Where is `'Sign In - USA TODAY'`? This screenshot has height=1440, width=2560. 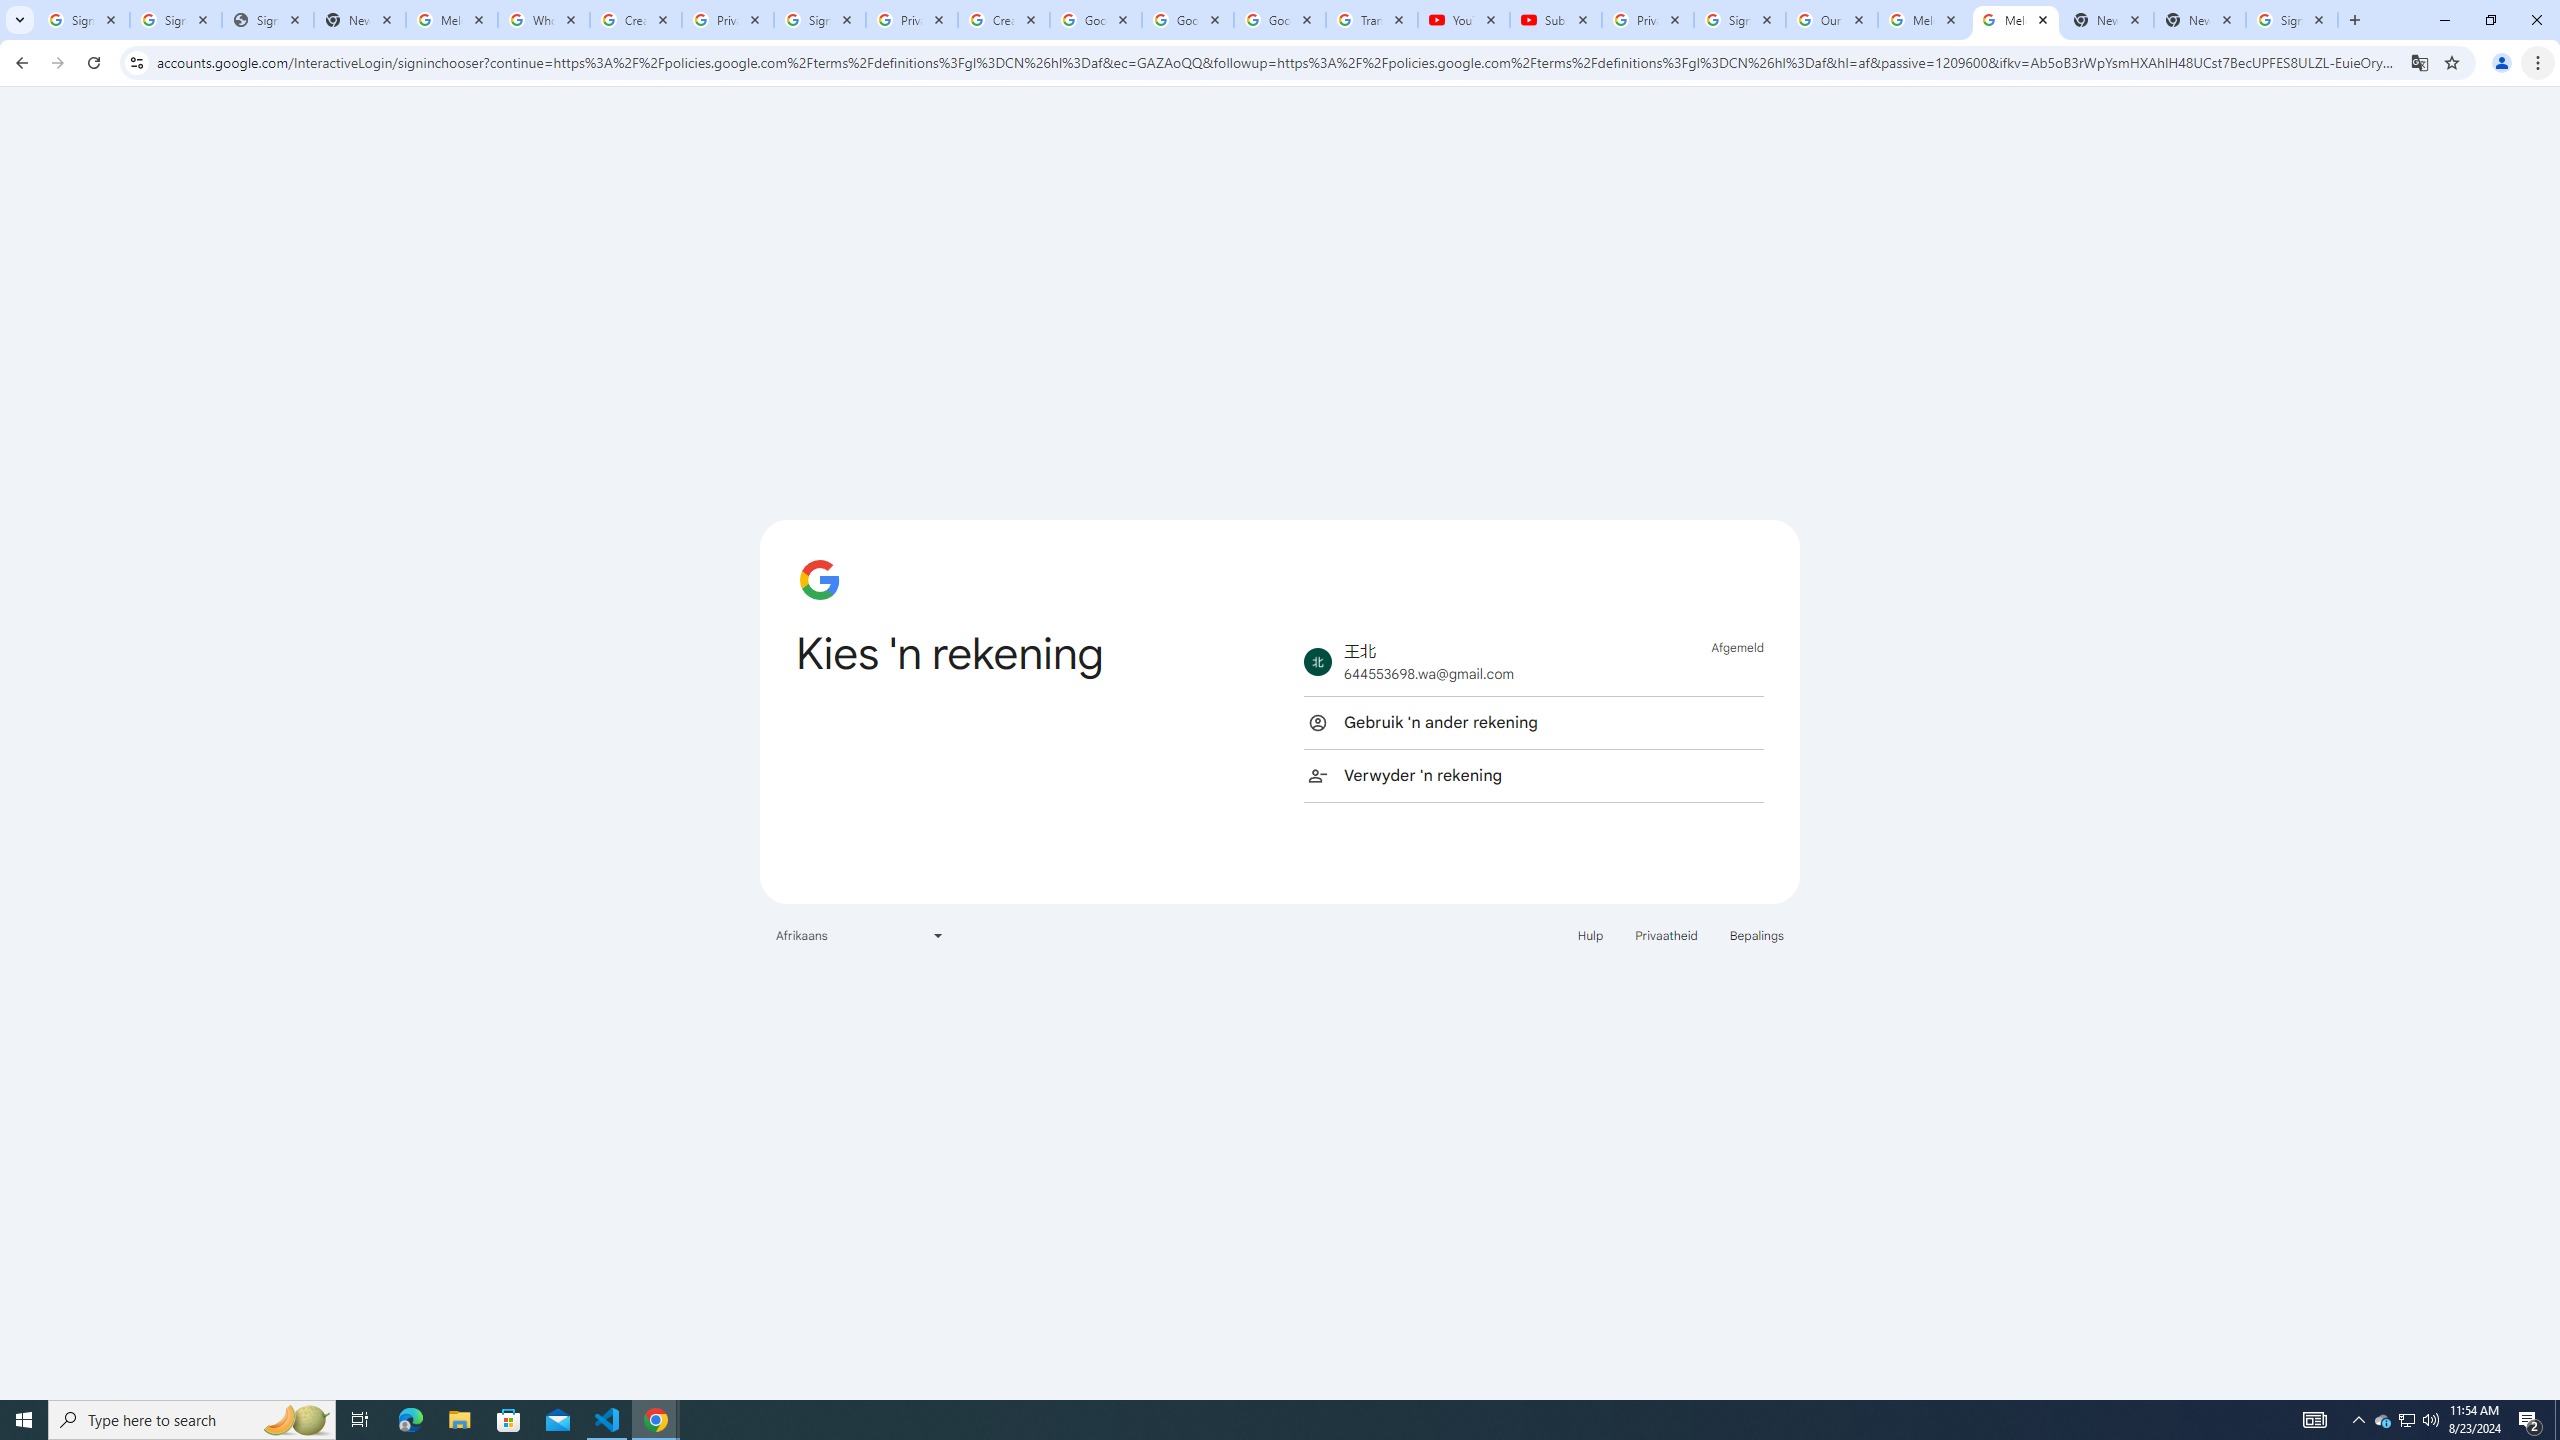
'Sign In - USA TODAY' is located at coordinates (266, 19).